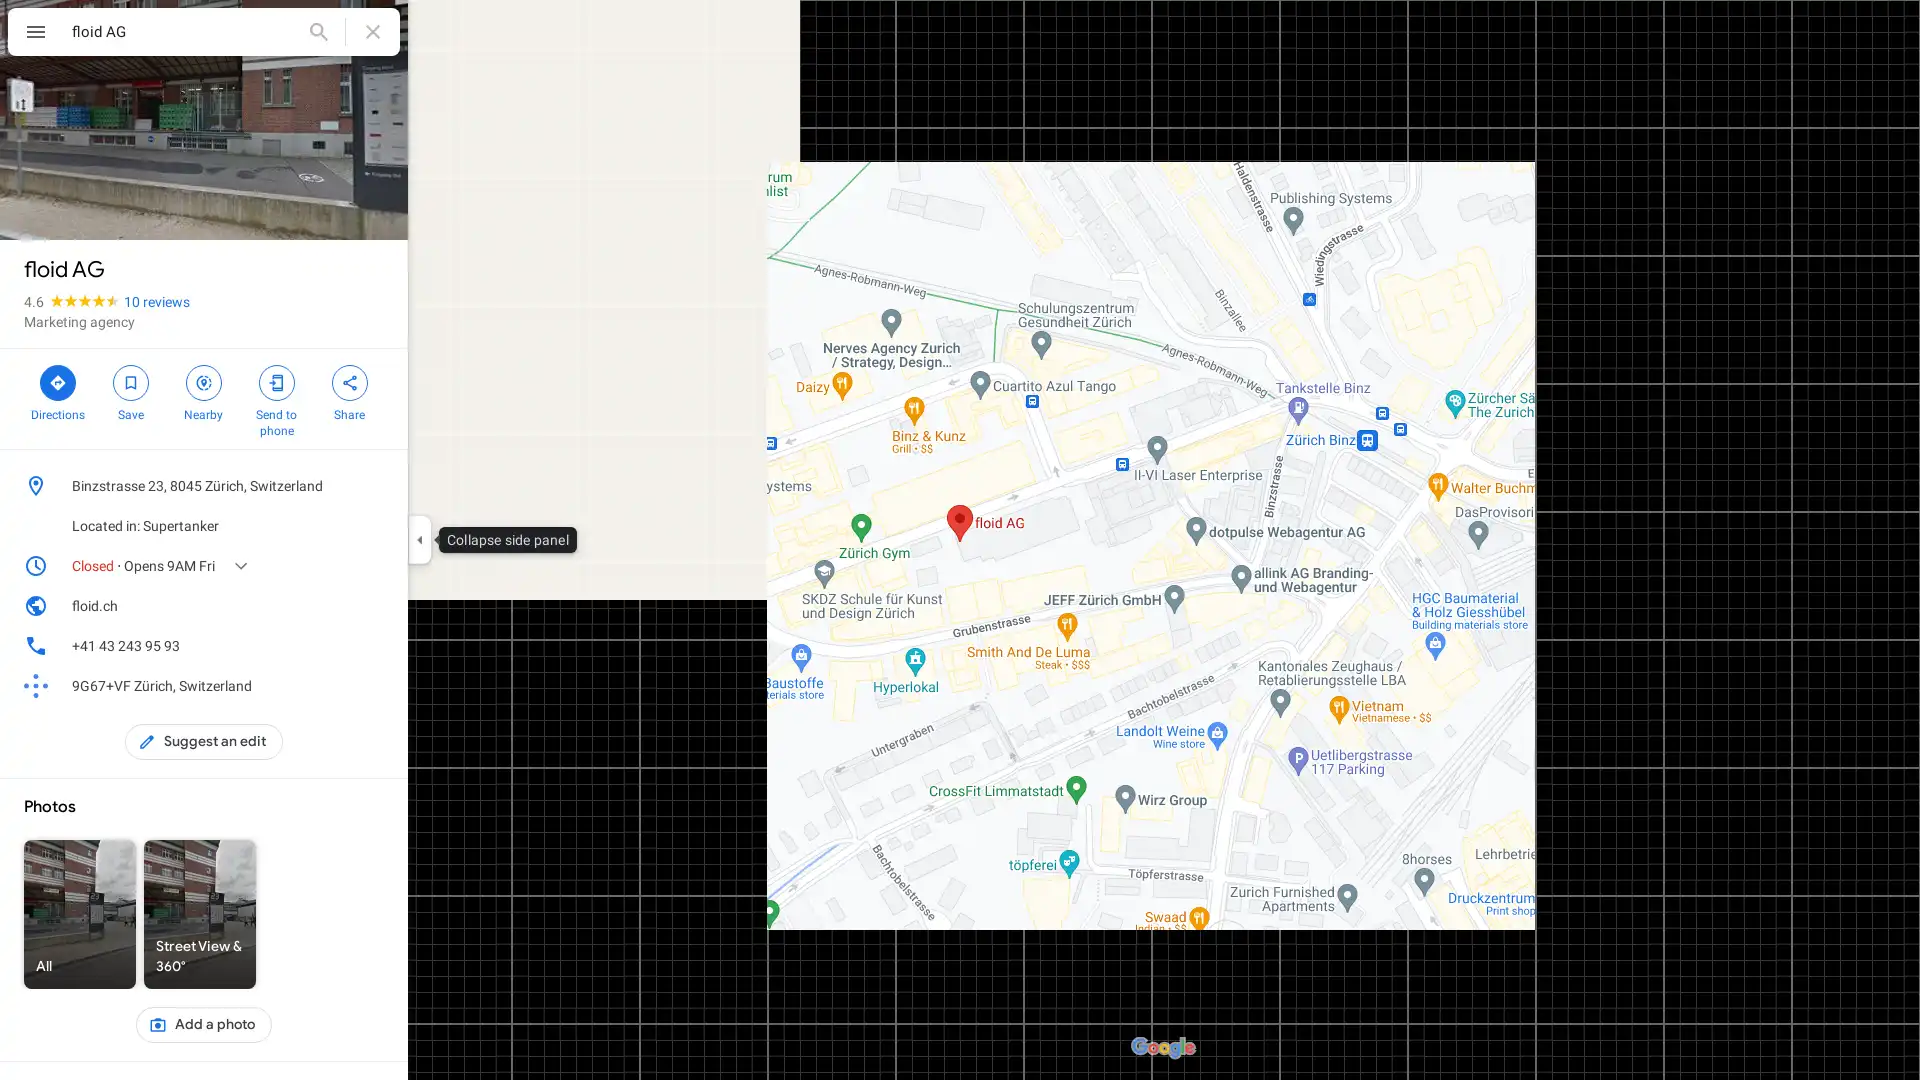  I want to click on Copy website, so click(374, 604).